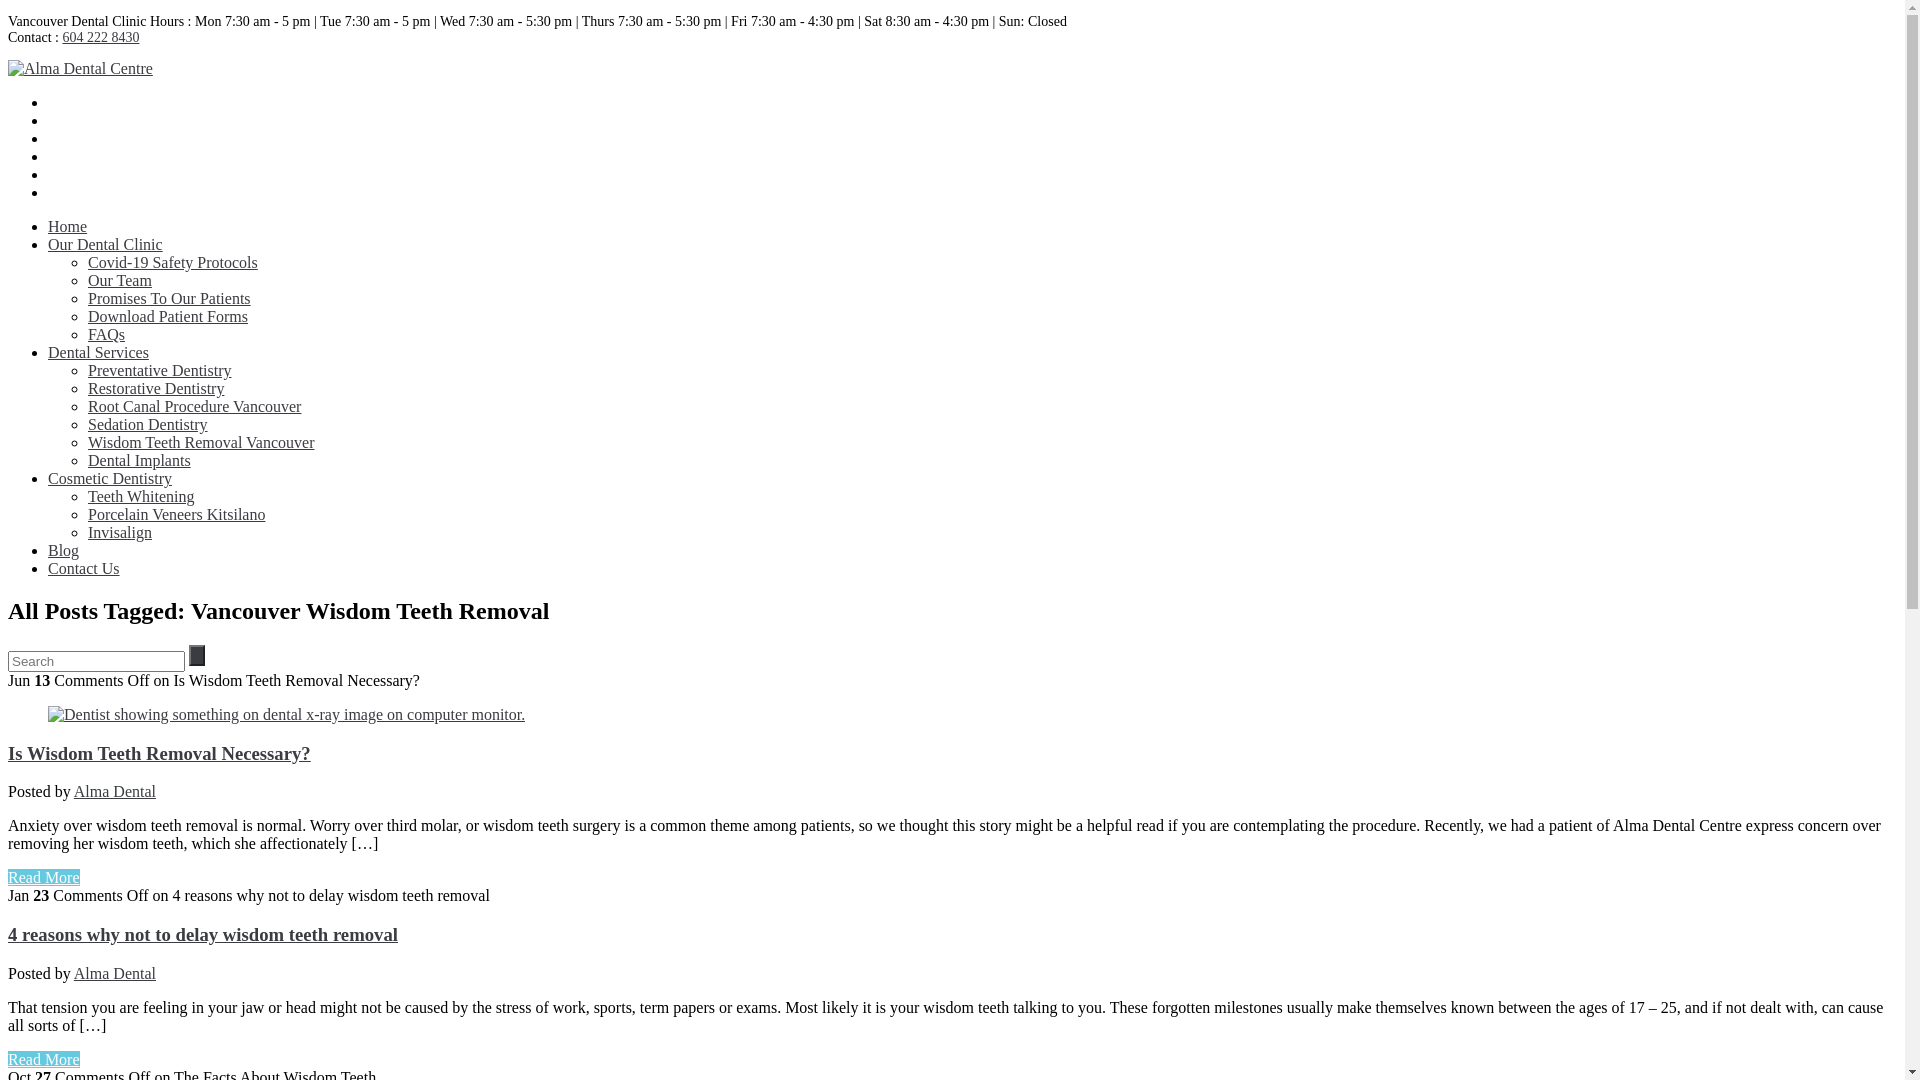  What do you see at coordinates (140, 495) in the screenshot?
I see `'Teeth Whitening'` at bounding box center [140, 495].